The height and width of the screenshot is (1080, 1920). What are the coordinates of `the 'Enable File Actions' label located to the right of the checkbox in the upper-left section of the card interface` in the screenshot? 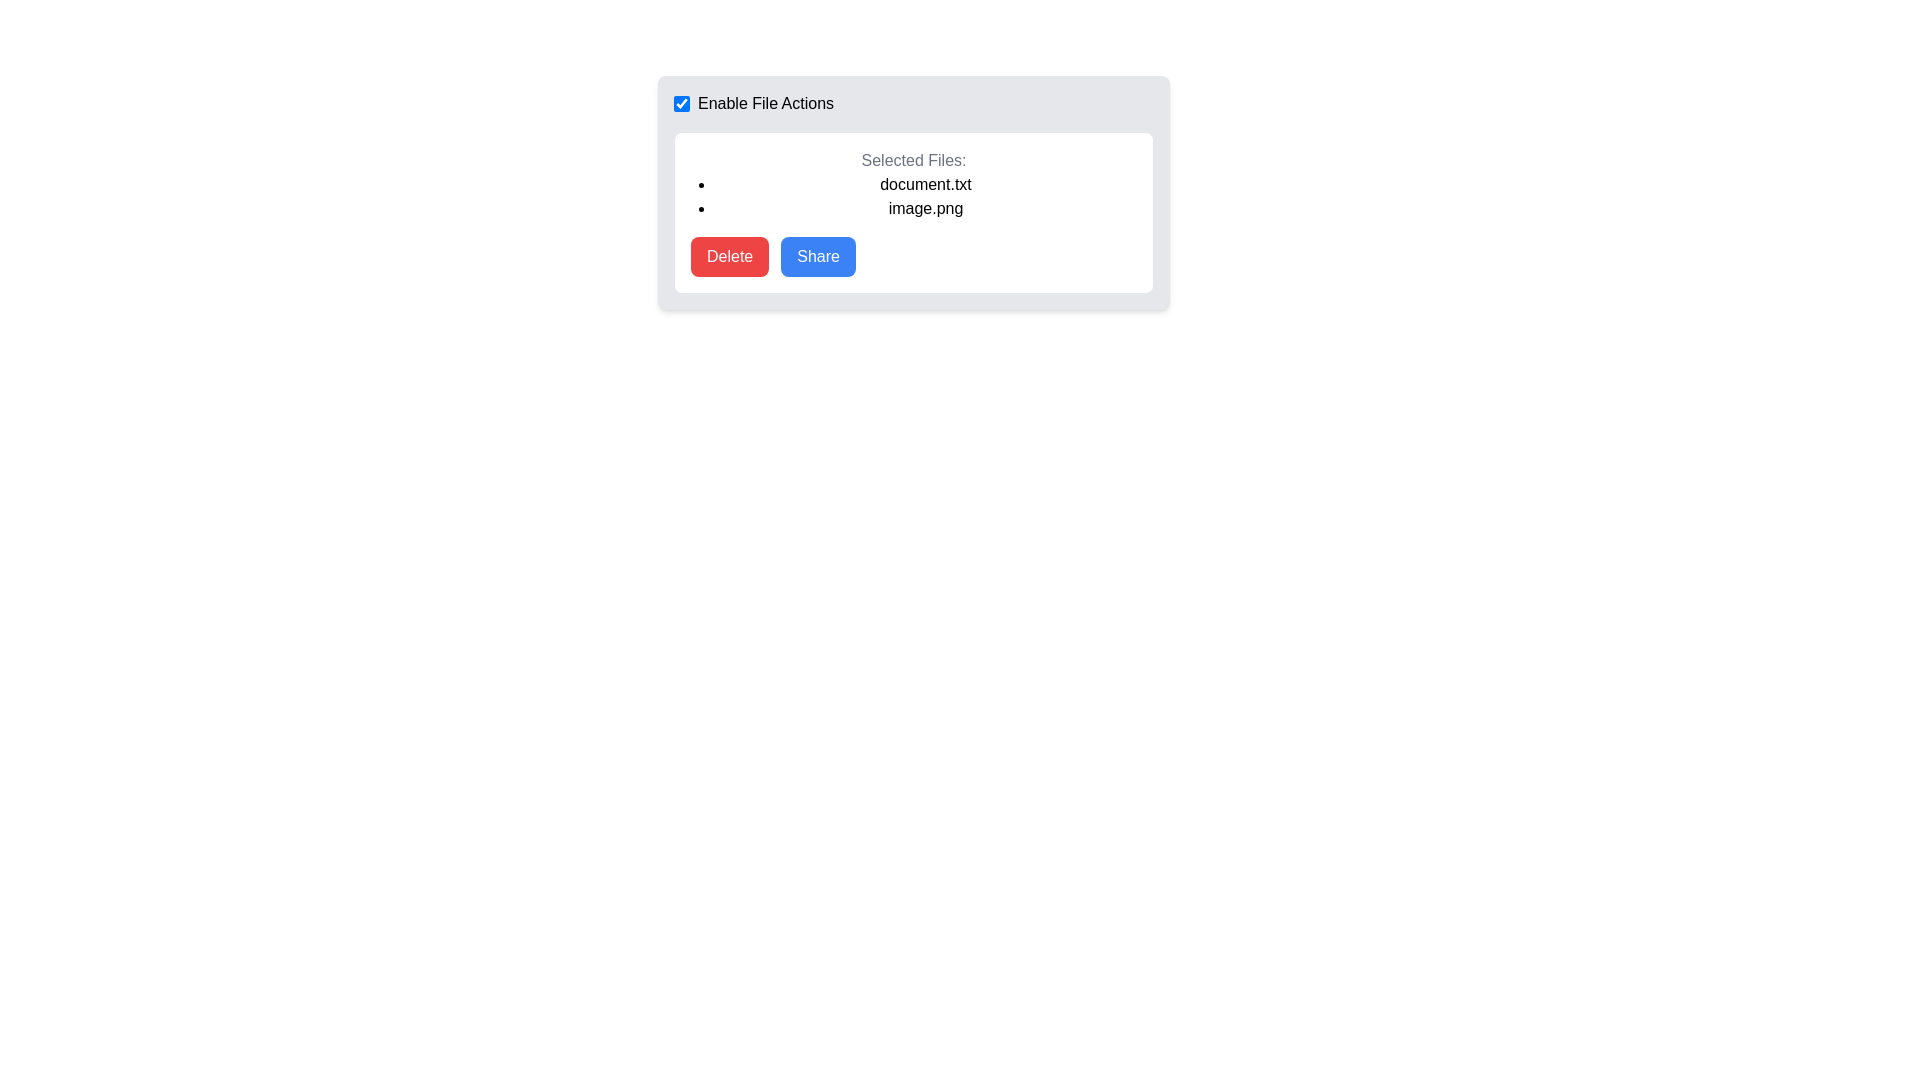 It's located at (752, 104).